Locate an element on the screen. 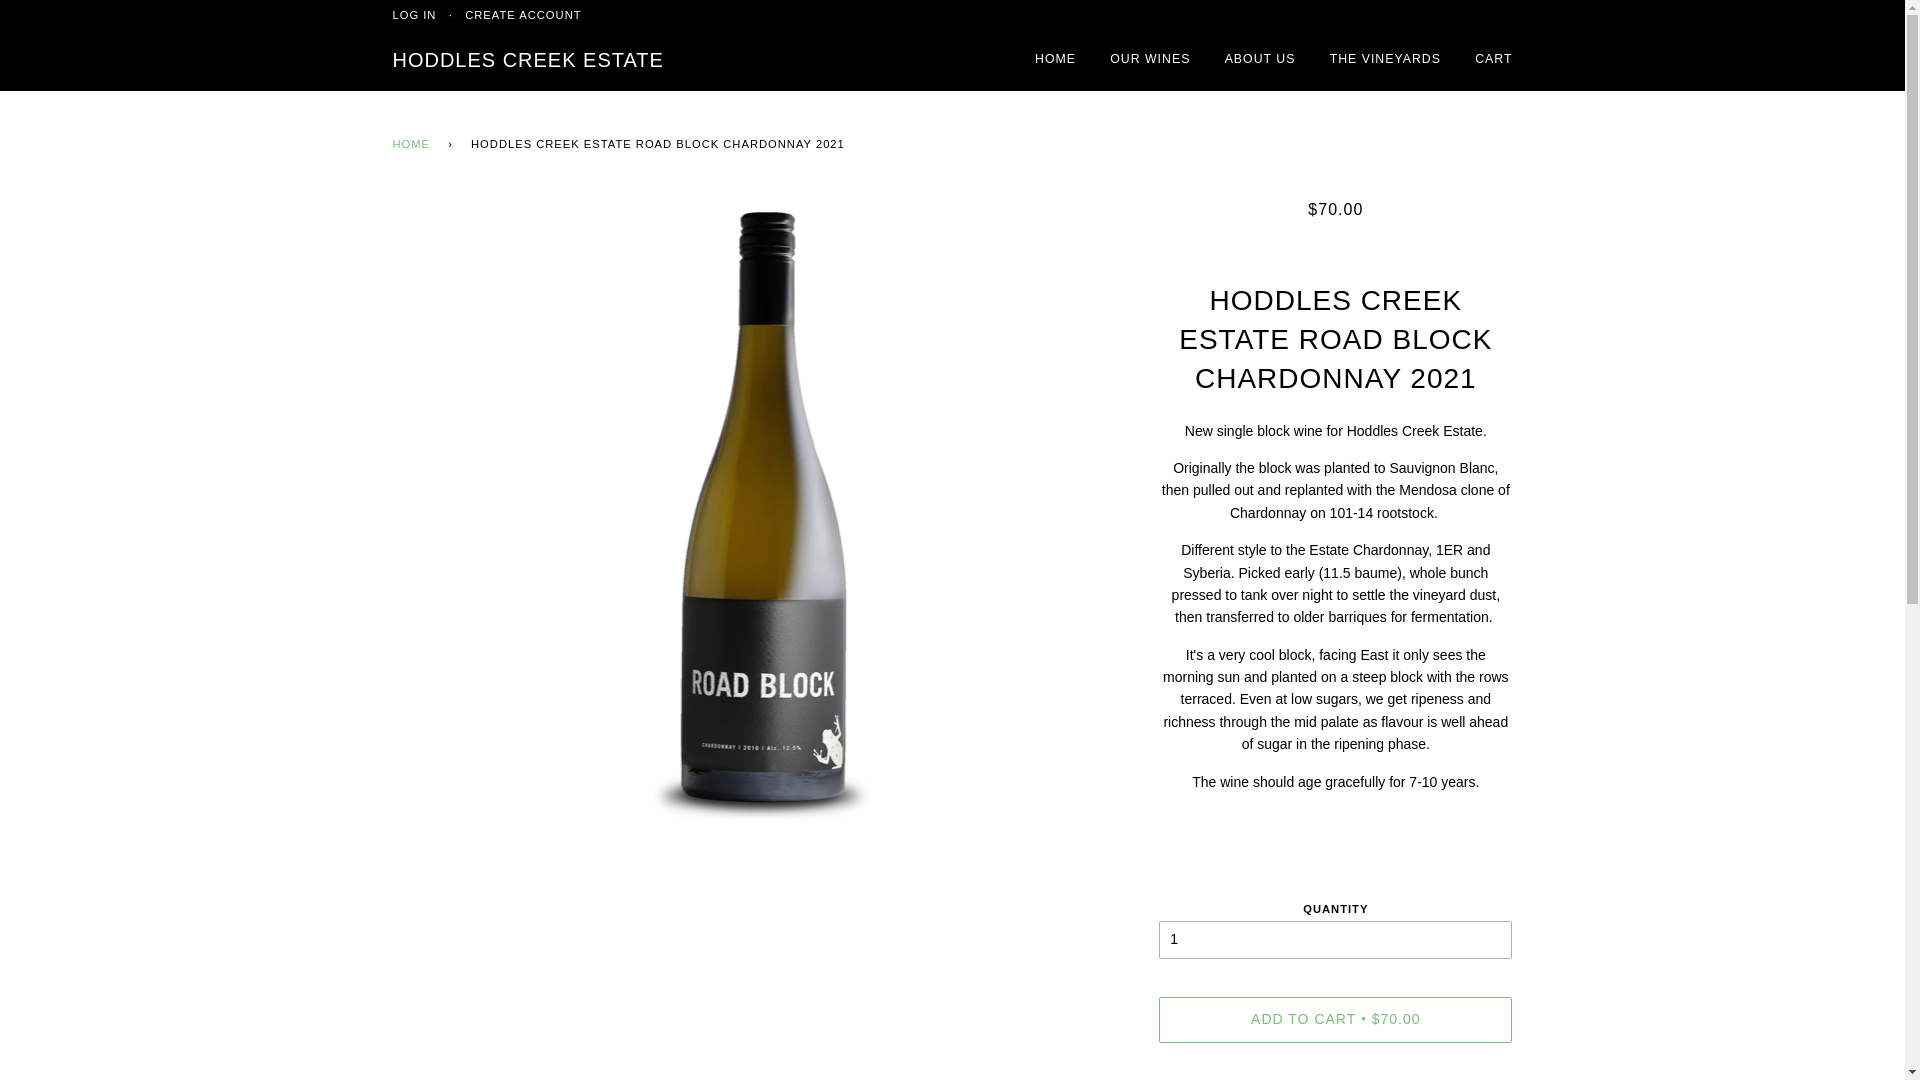 This screenshot has width=1920, height=1080. 'CREATE ACCOUNT' is located at coordinates (523, 15).